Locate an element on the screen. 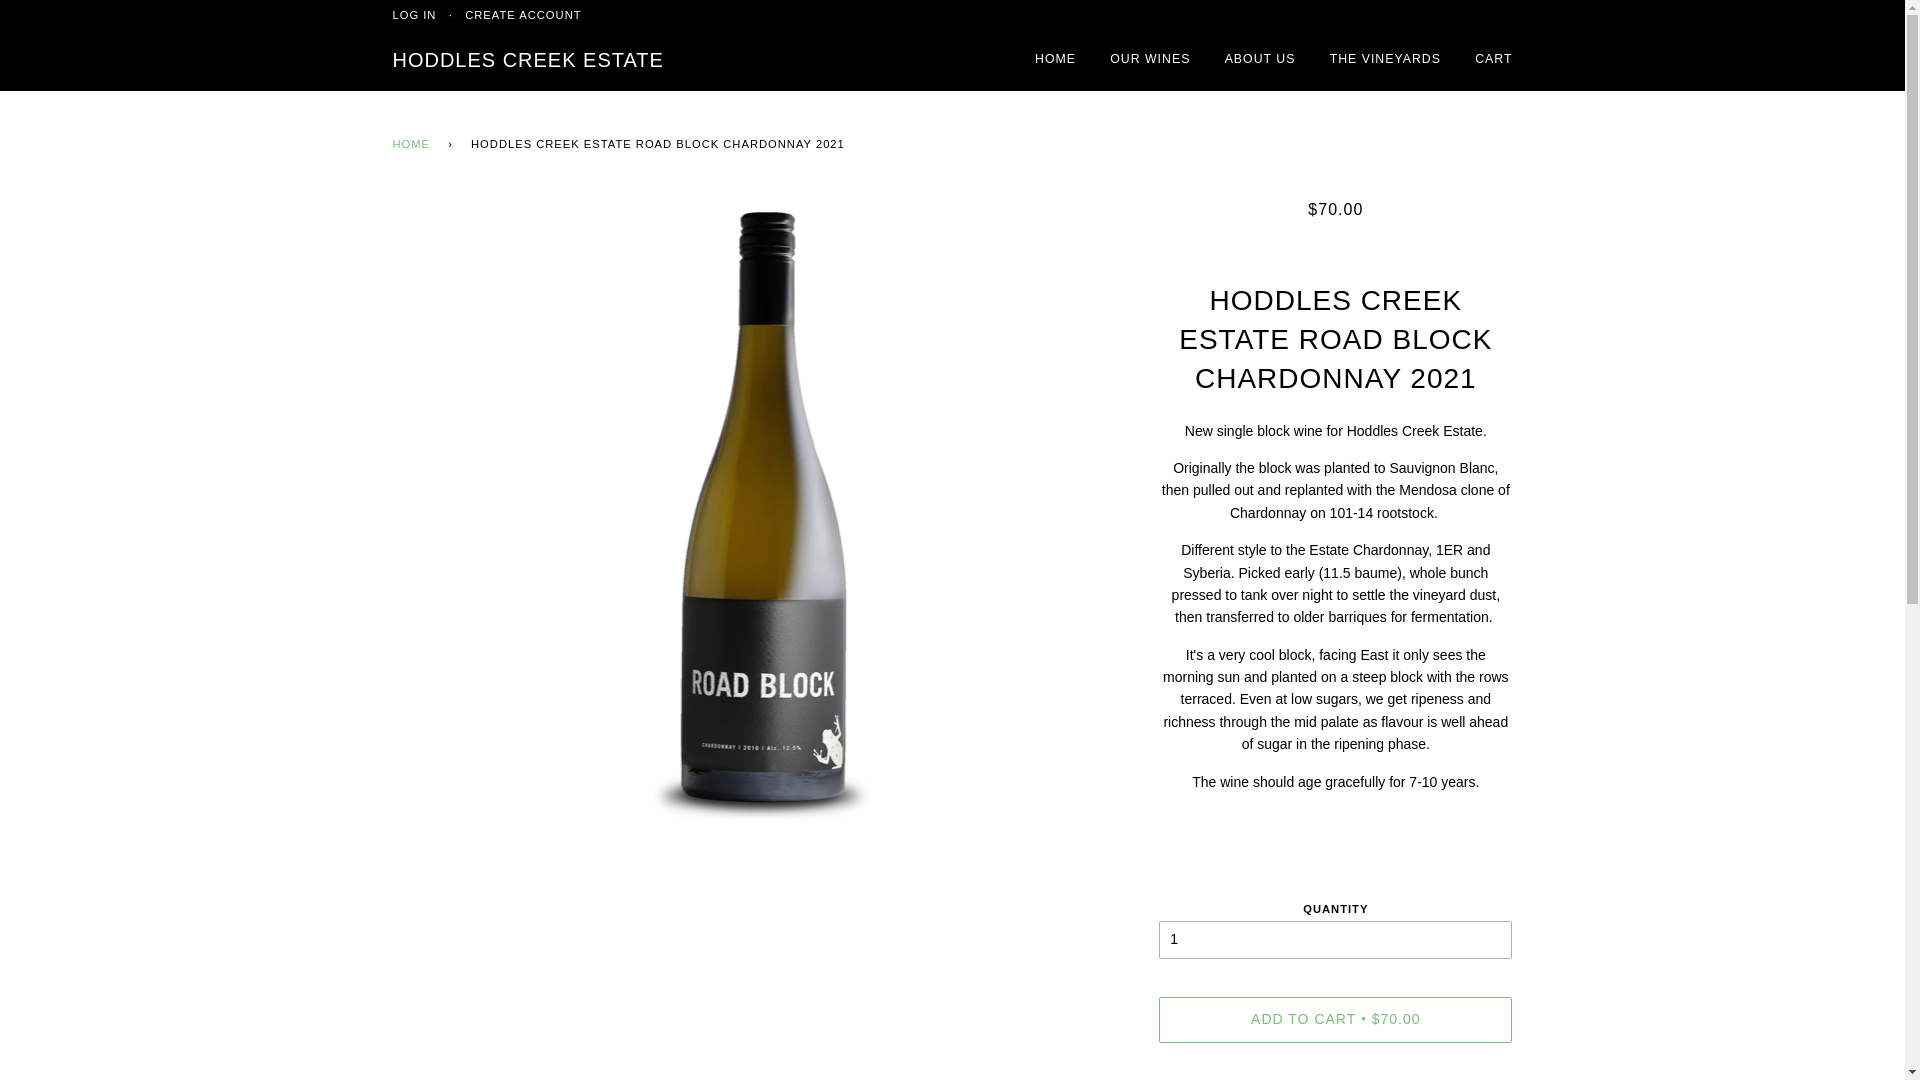 This screenshot has width=1920, height=1080. 'CREATE ACCOUNT' is located at coordinates (523, 15).